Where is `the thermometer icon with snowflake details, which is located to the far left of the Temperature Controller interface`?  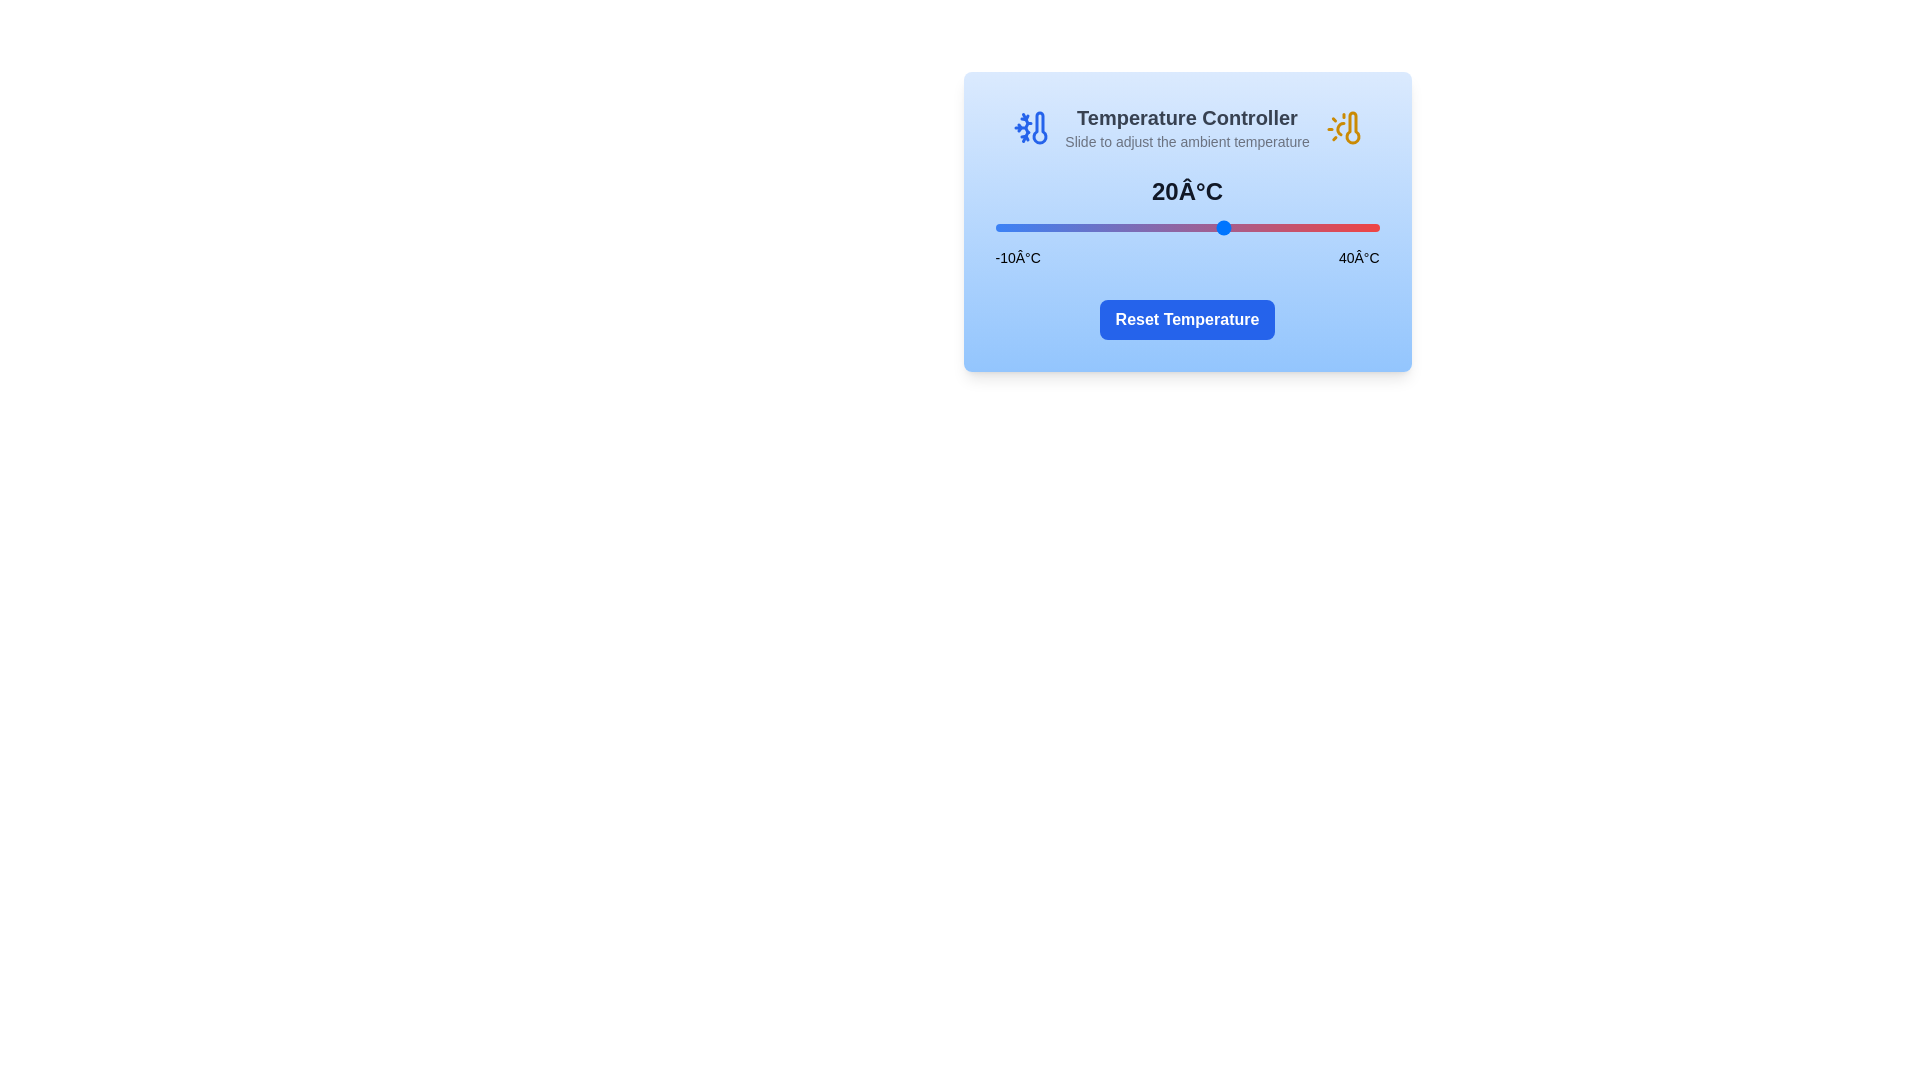 the thermometer icon with snowflake details, which is located to the far left of the Temperature Controller interface is located at coordinates (1027, 119).